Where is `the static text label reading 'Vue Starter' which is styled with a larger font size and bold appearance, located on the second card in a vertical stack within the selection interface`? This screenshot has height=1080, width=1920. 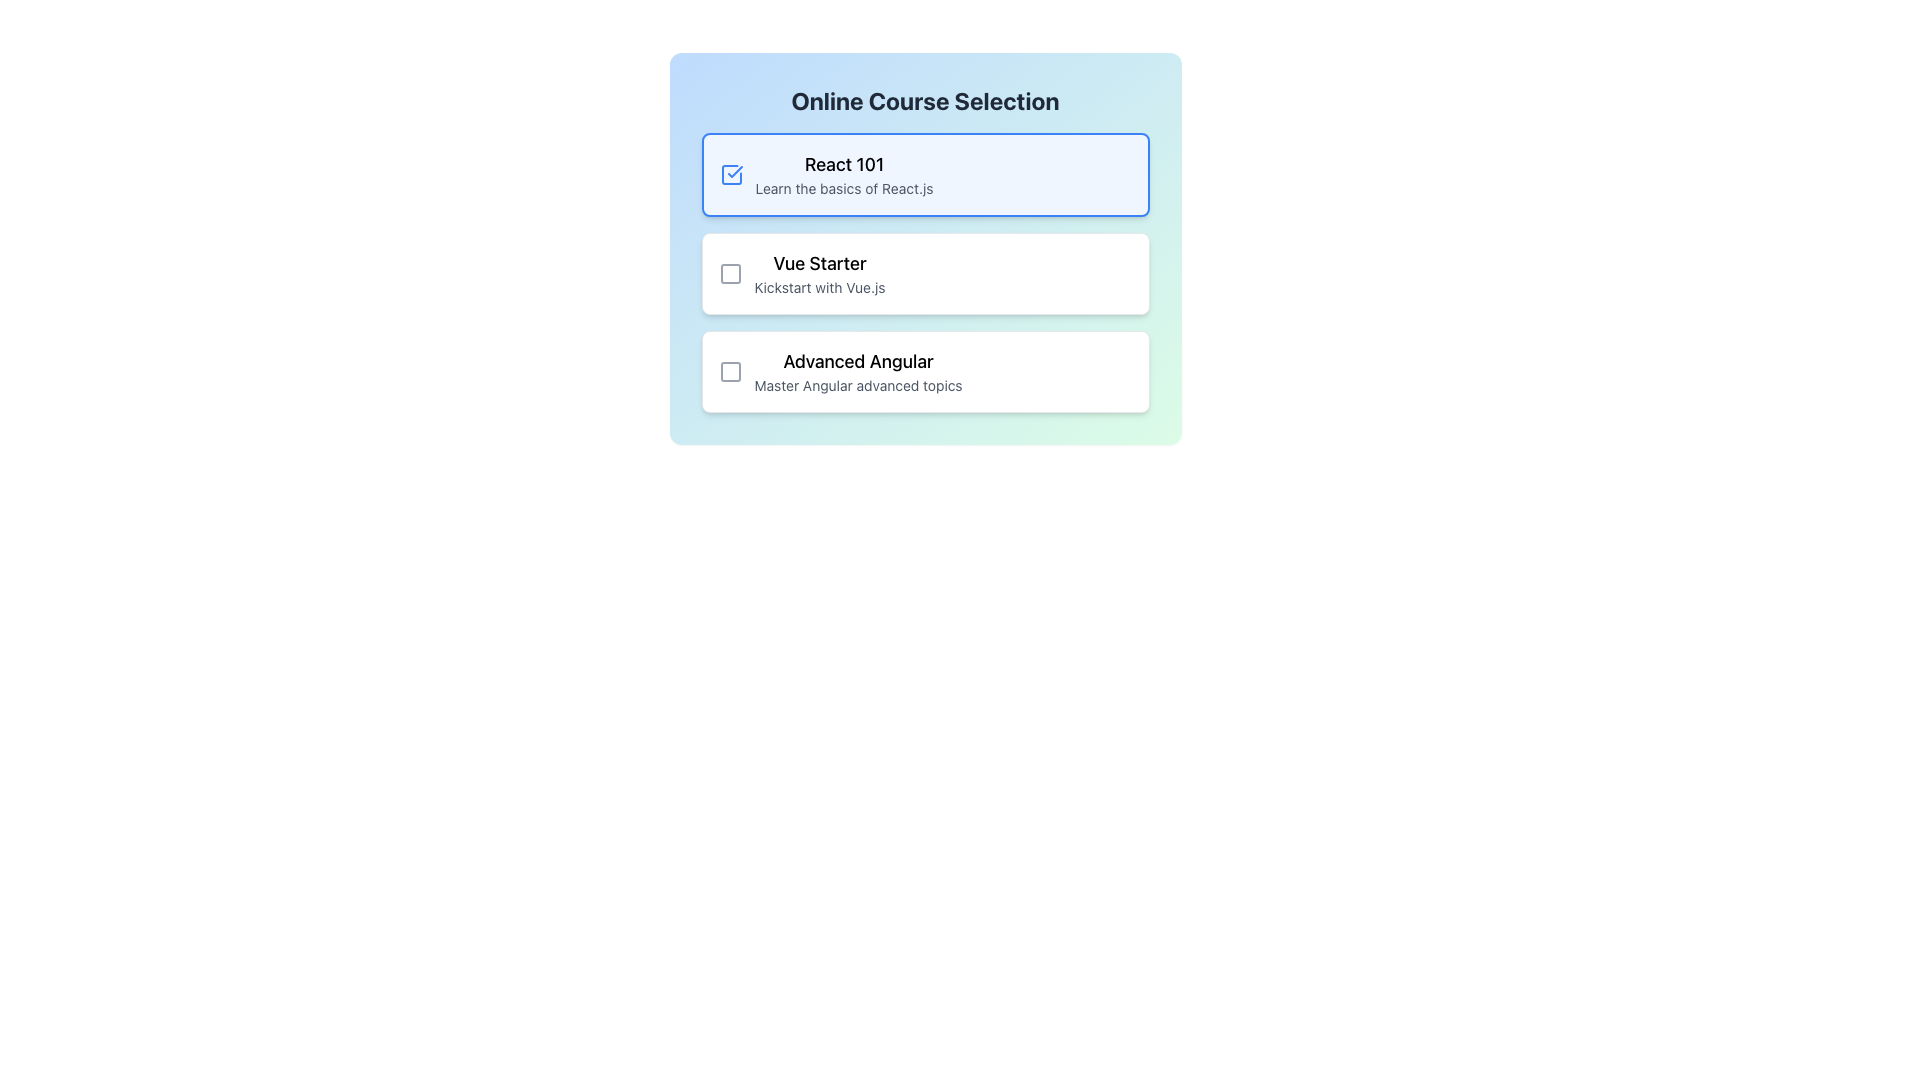
the static text label reading 'Vue Starter' which is styled with a larger font size and bold appearance, located on the second card in a vertical stack within the selection interface is located at coordinates (820, 262).